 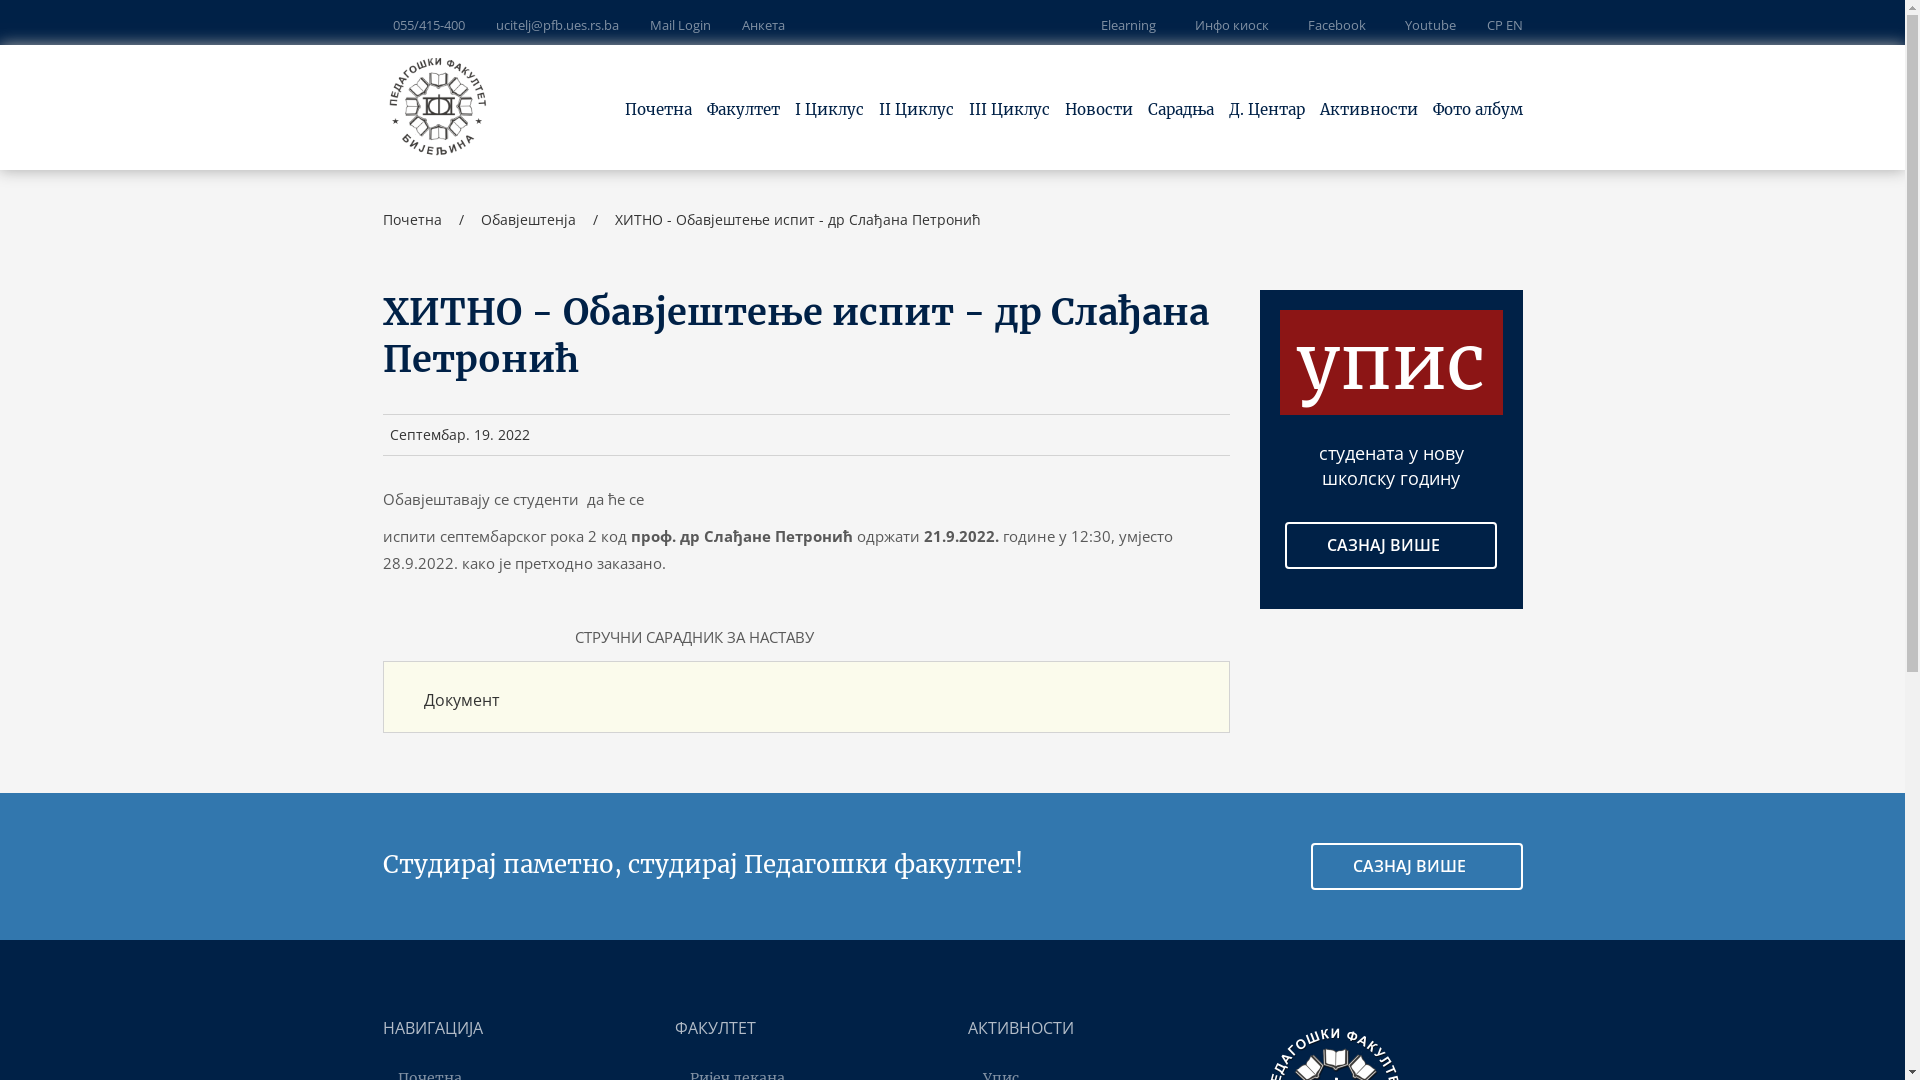 I want to click on 'Facebook', so click(x=1333, y=24).